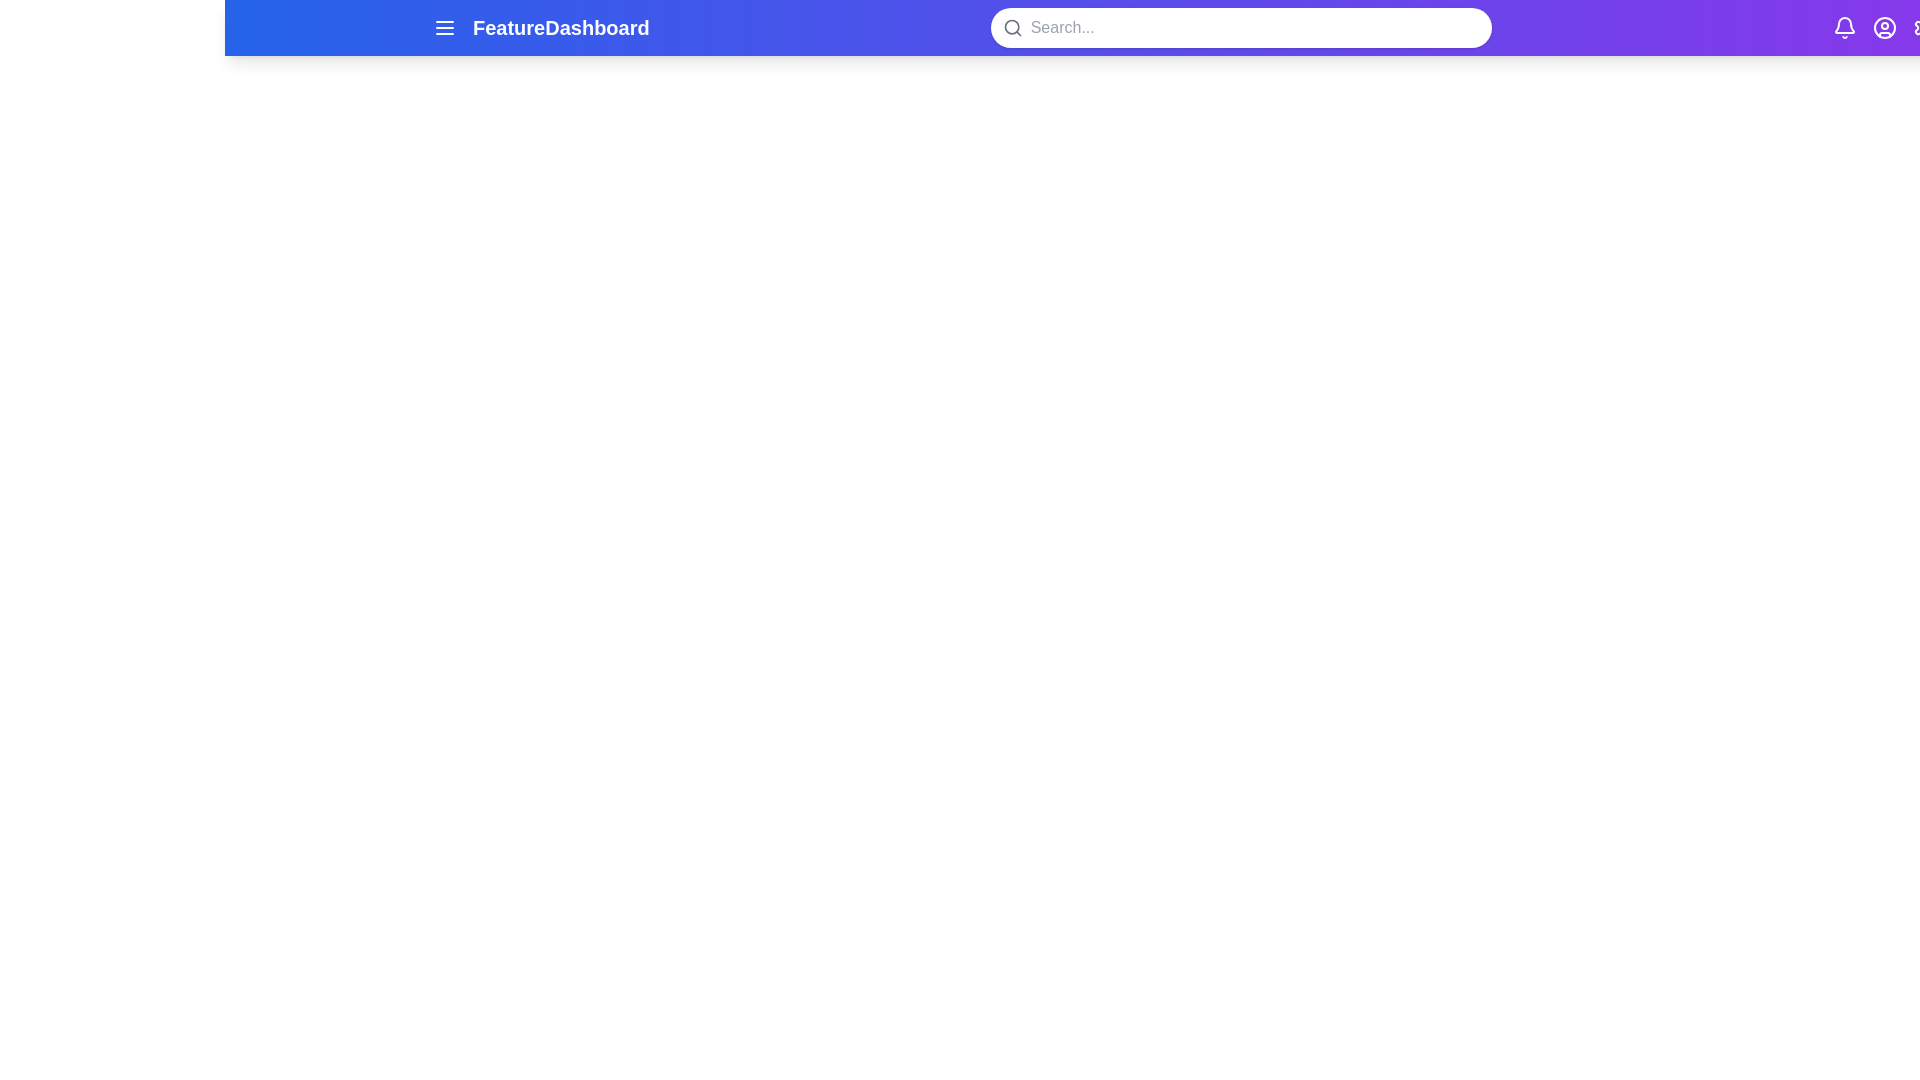 The image size is (1920, 1080). Describe the element at coordinates (1884, 27) in the screenshot. I see `the user icon located at the top right corner of the interface, characterized by a circular outline and a minimalistic design` at that location.